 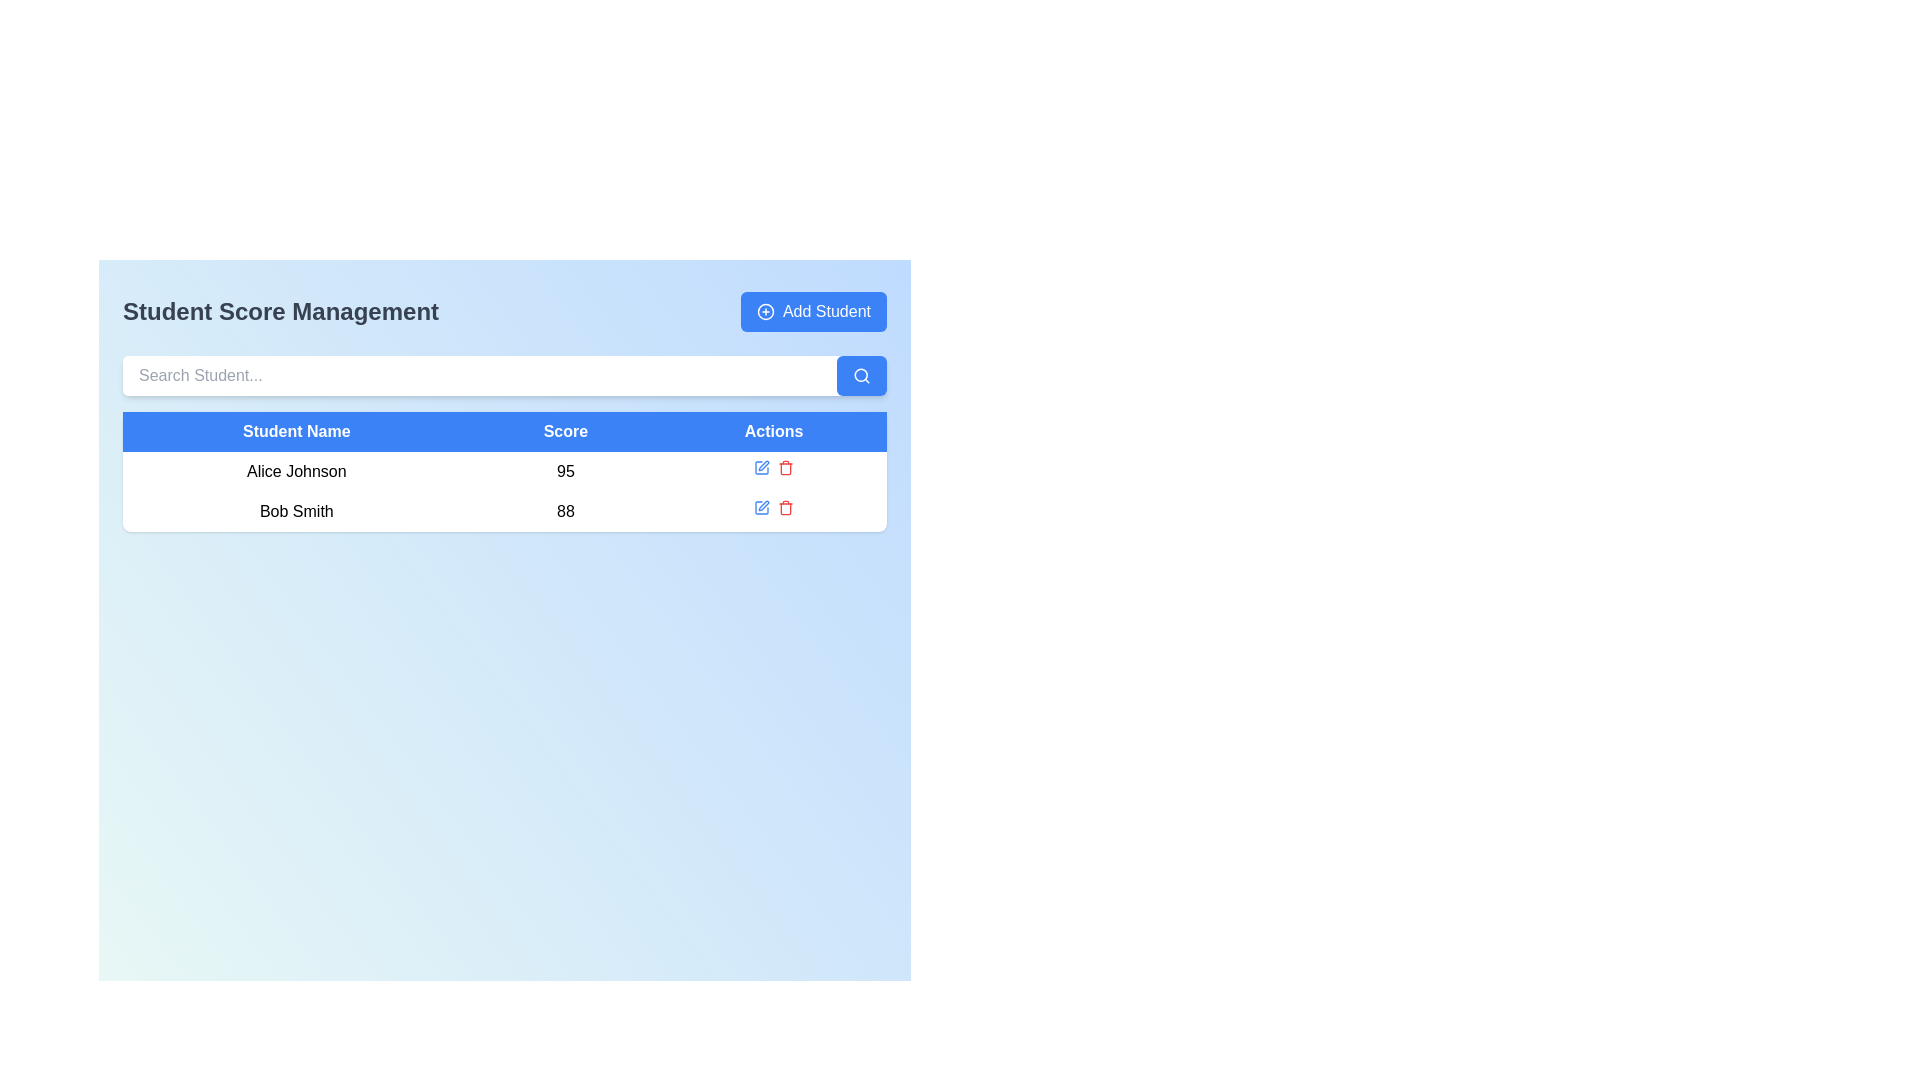 What do you see at coordinates (862, 375) in the screenshot?
I see `the blue rectangular button with a search icon at the right end of the 'Search Student...' text input field` at bounding box center [862, 375].